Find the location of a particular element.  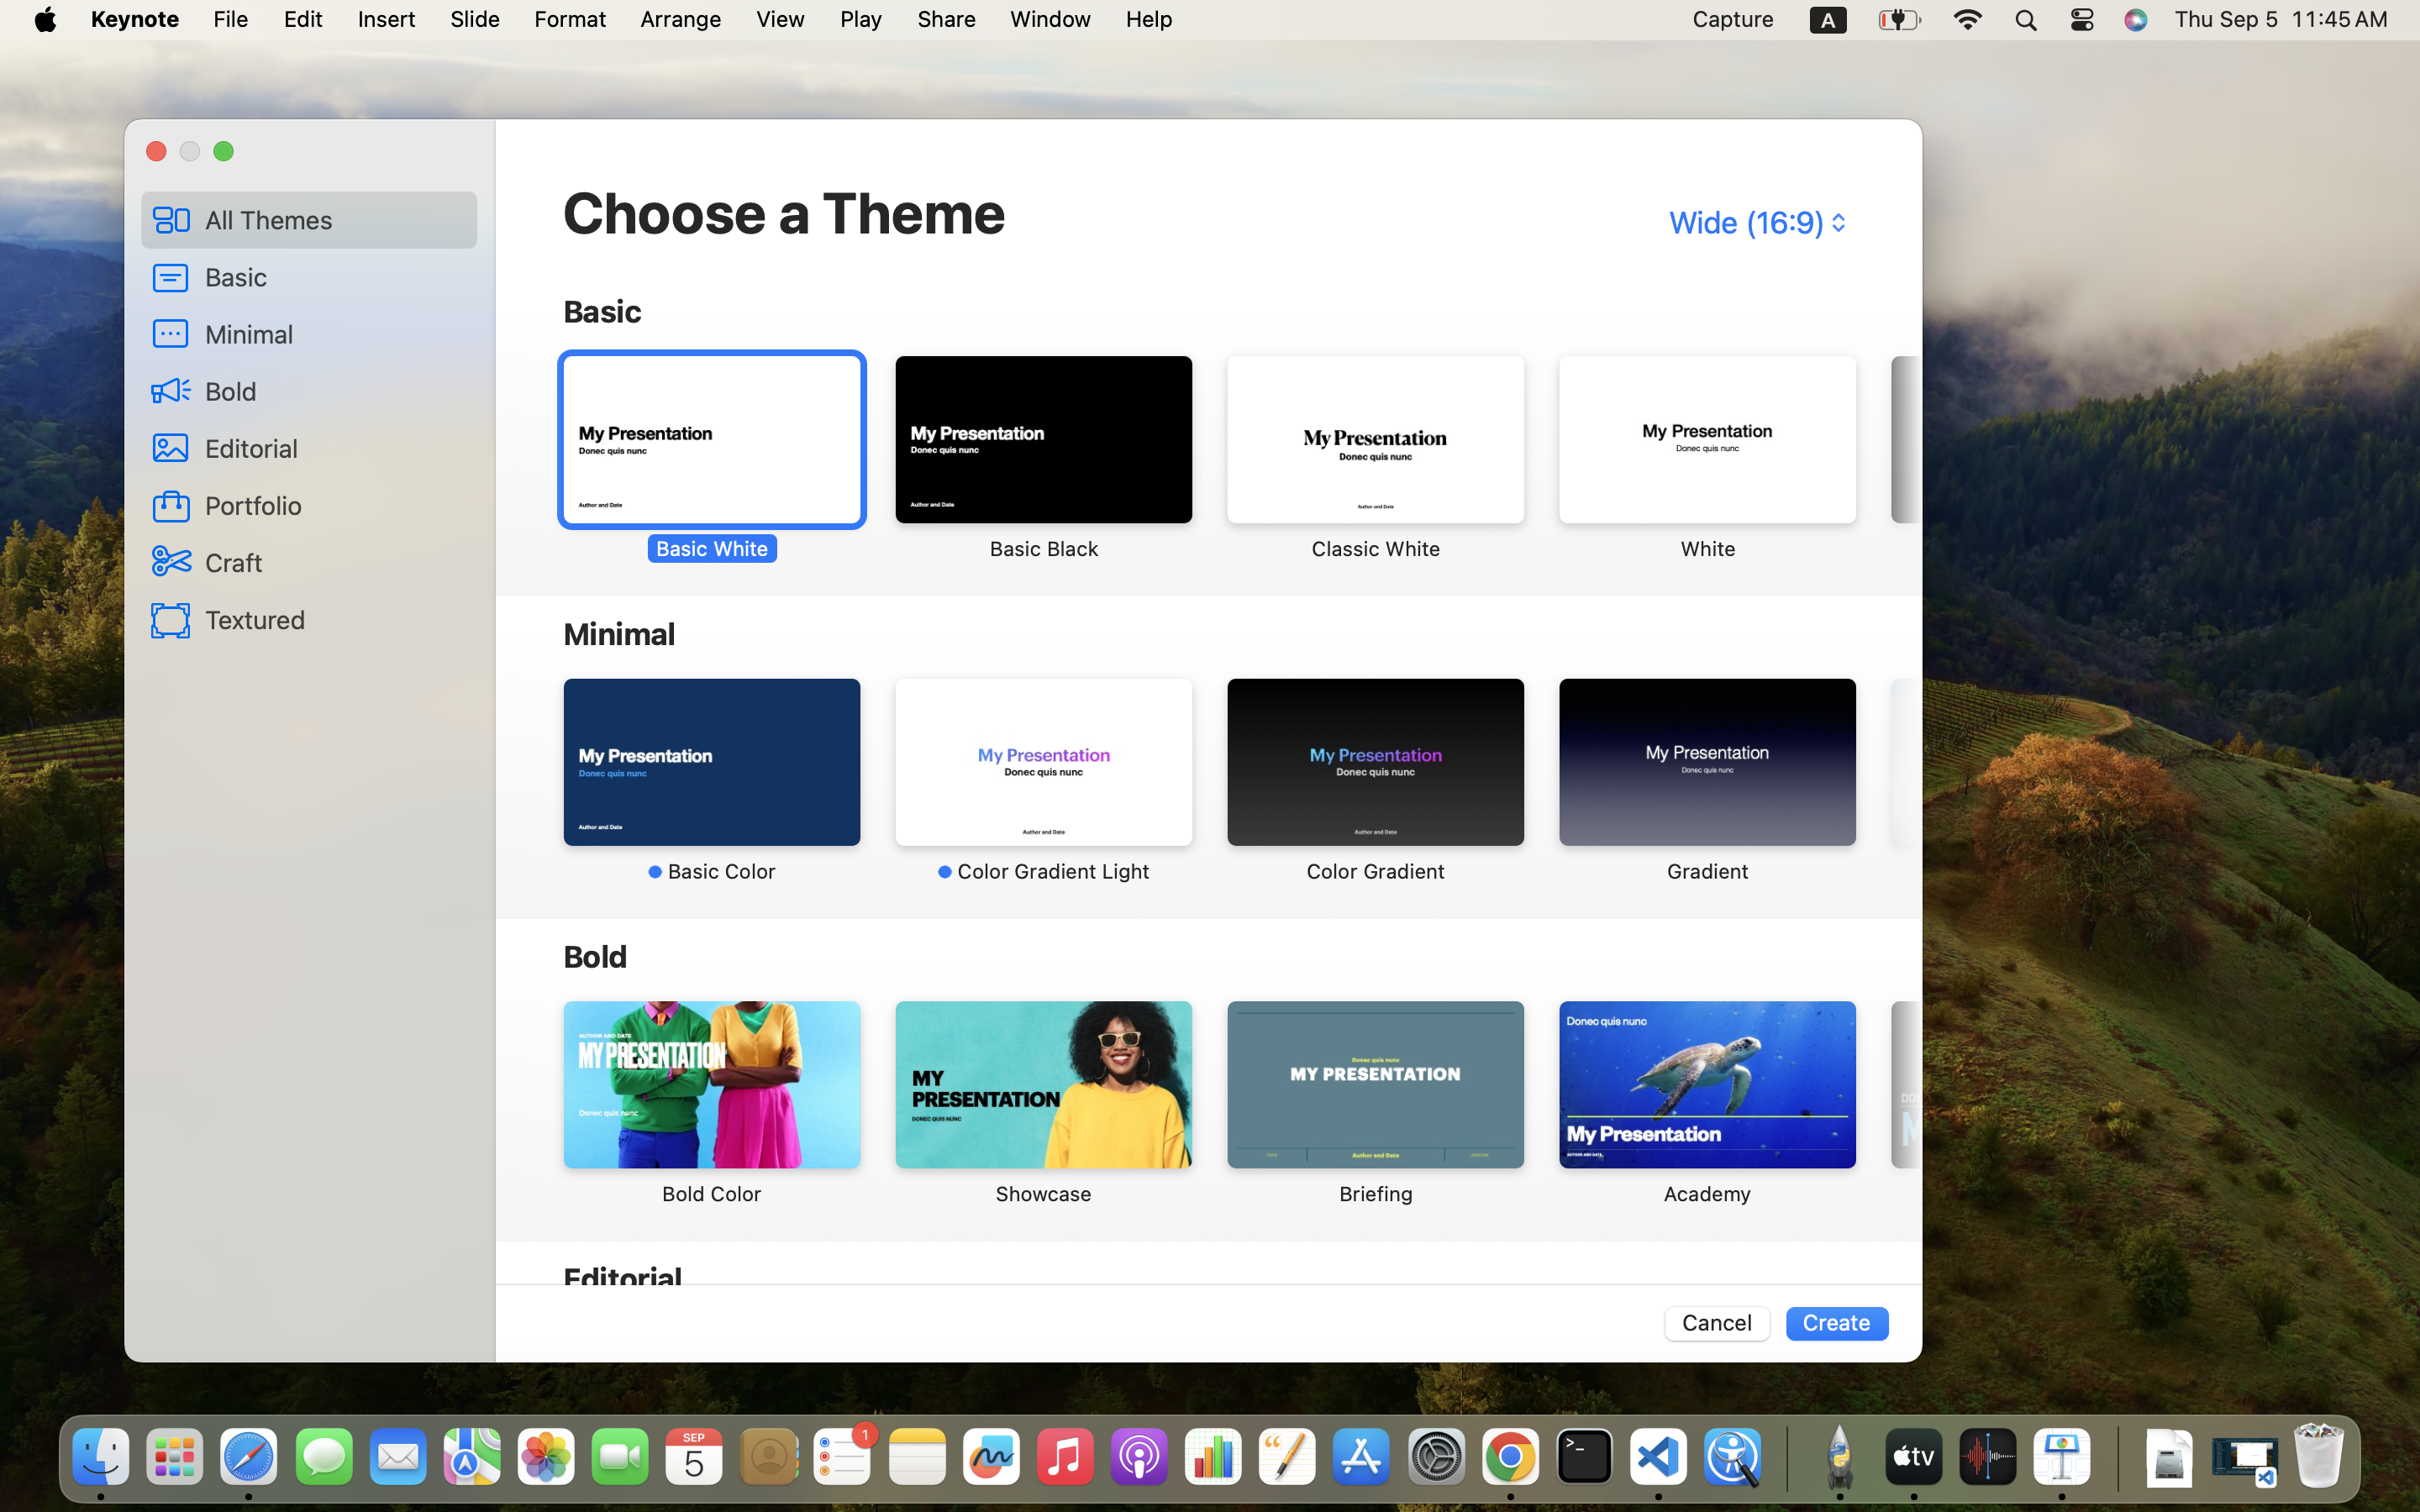

'Editorial' is located at coordinates (334, 447).